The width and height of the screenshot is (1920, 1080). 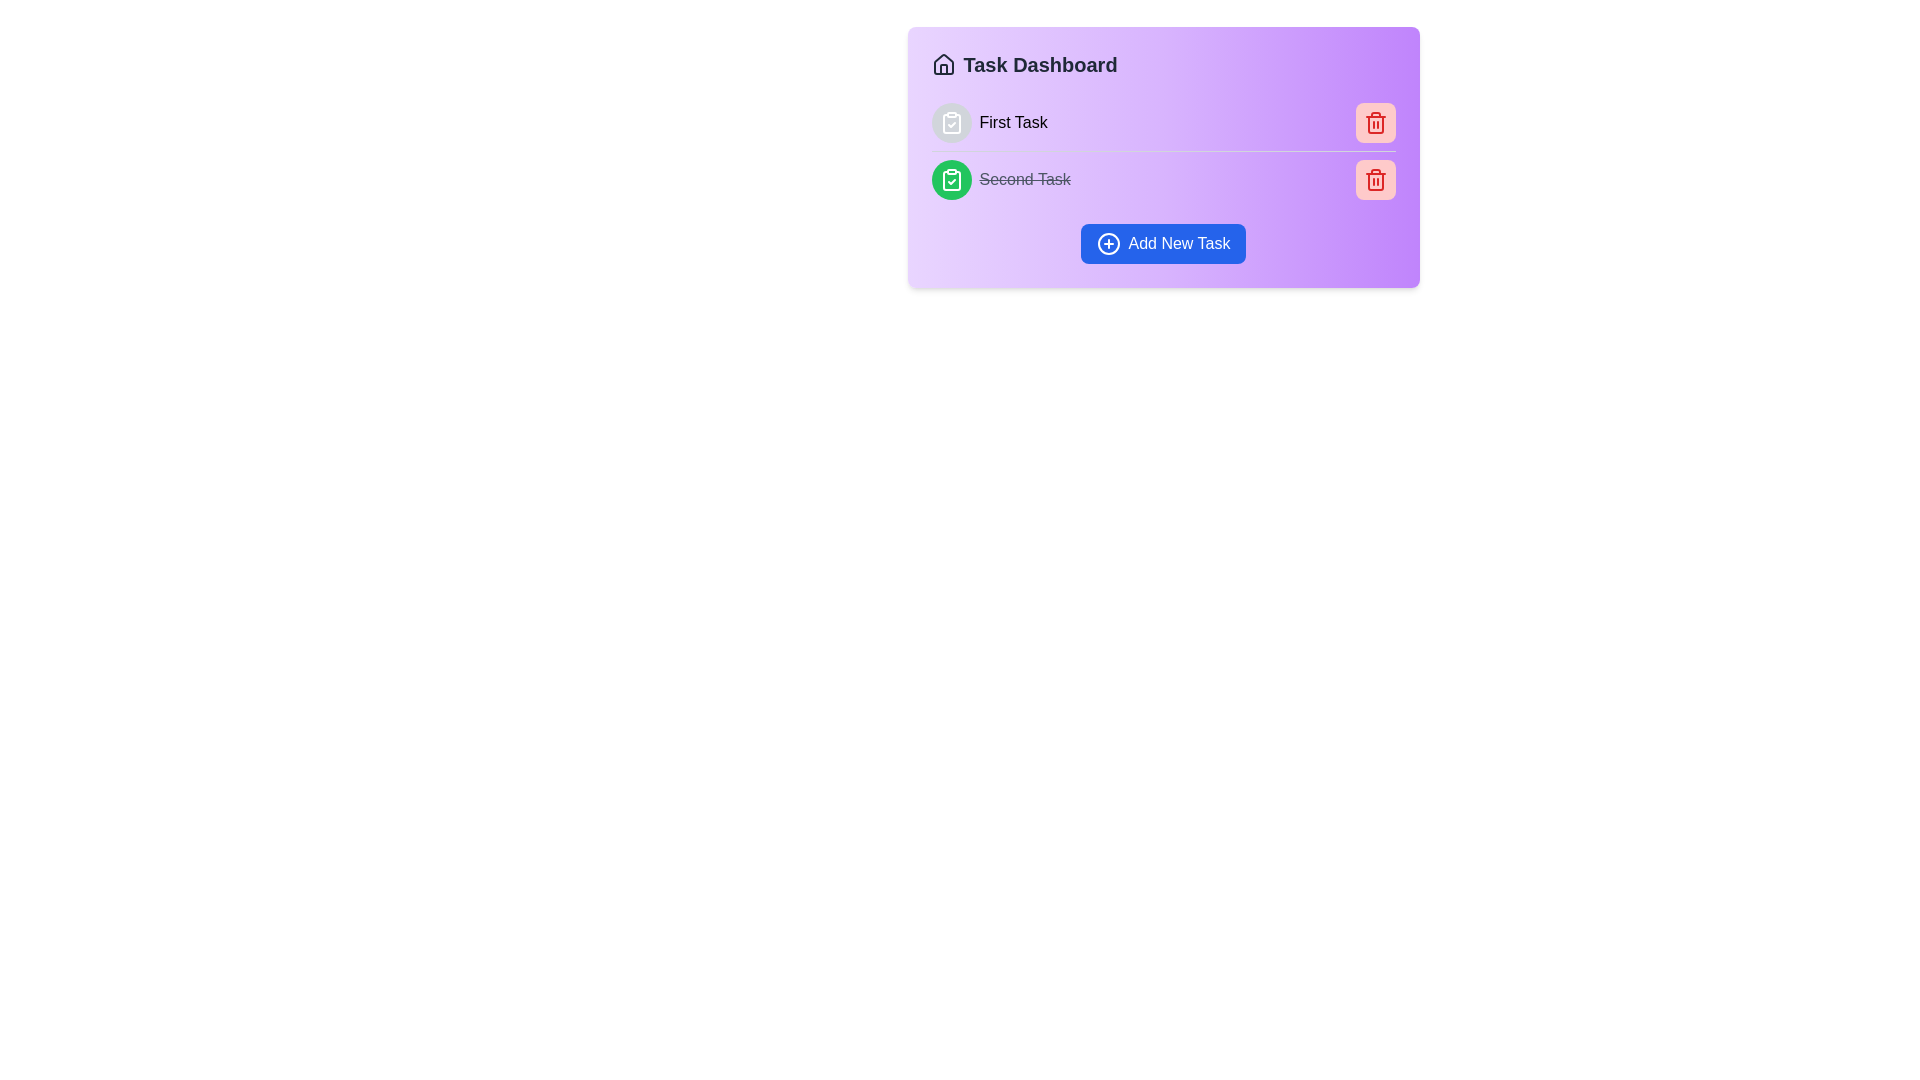 What do you see at coordinates (1374, 180) in the screenshot?
I see `the delete button located in the top-right corner of the 'Second Task' section` at bounding box center [1374, 180].